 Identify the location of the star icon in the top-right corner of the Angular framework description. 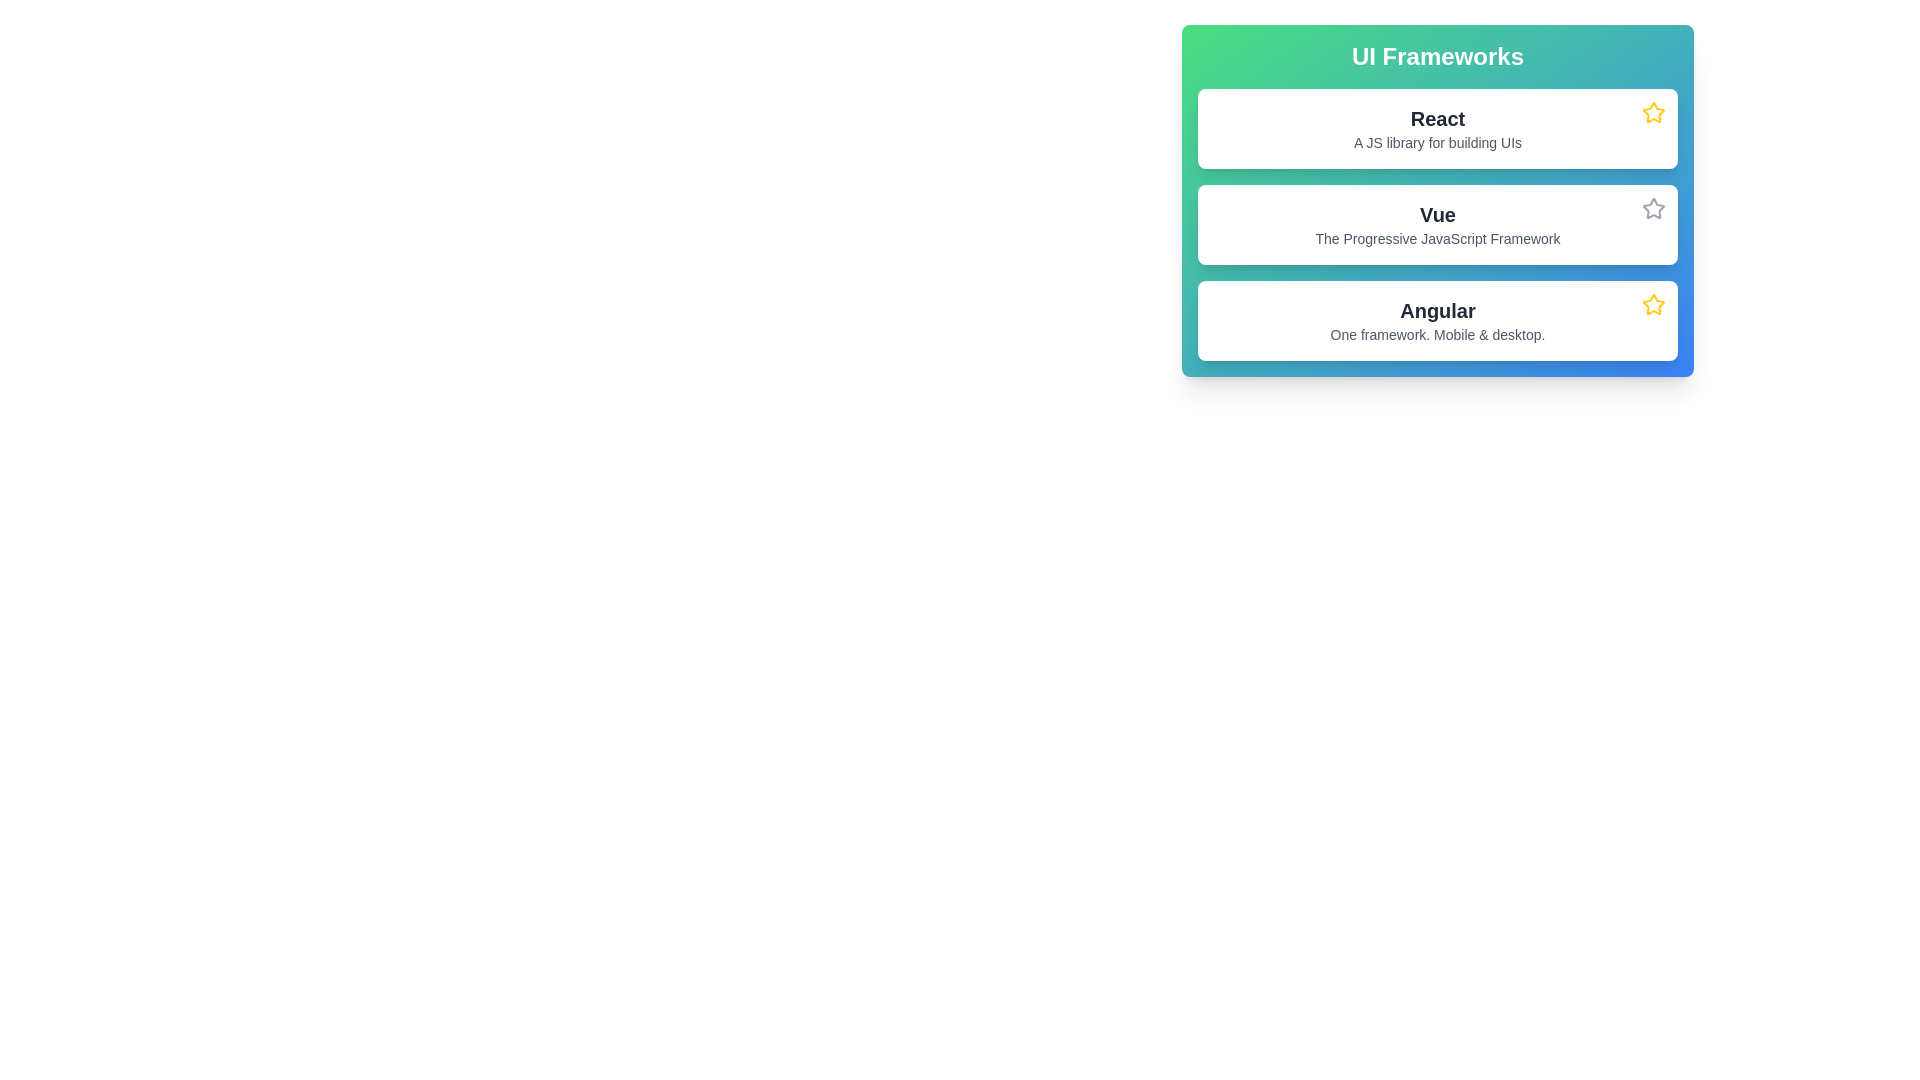
(1654, 304).